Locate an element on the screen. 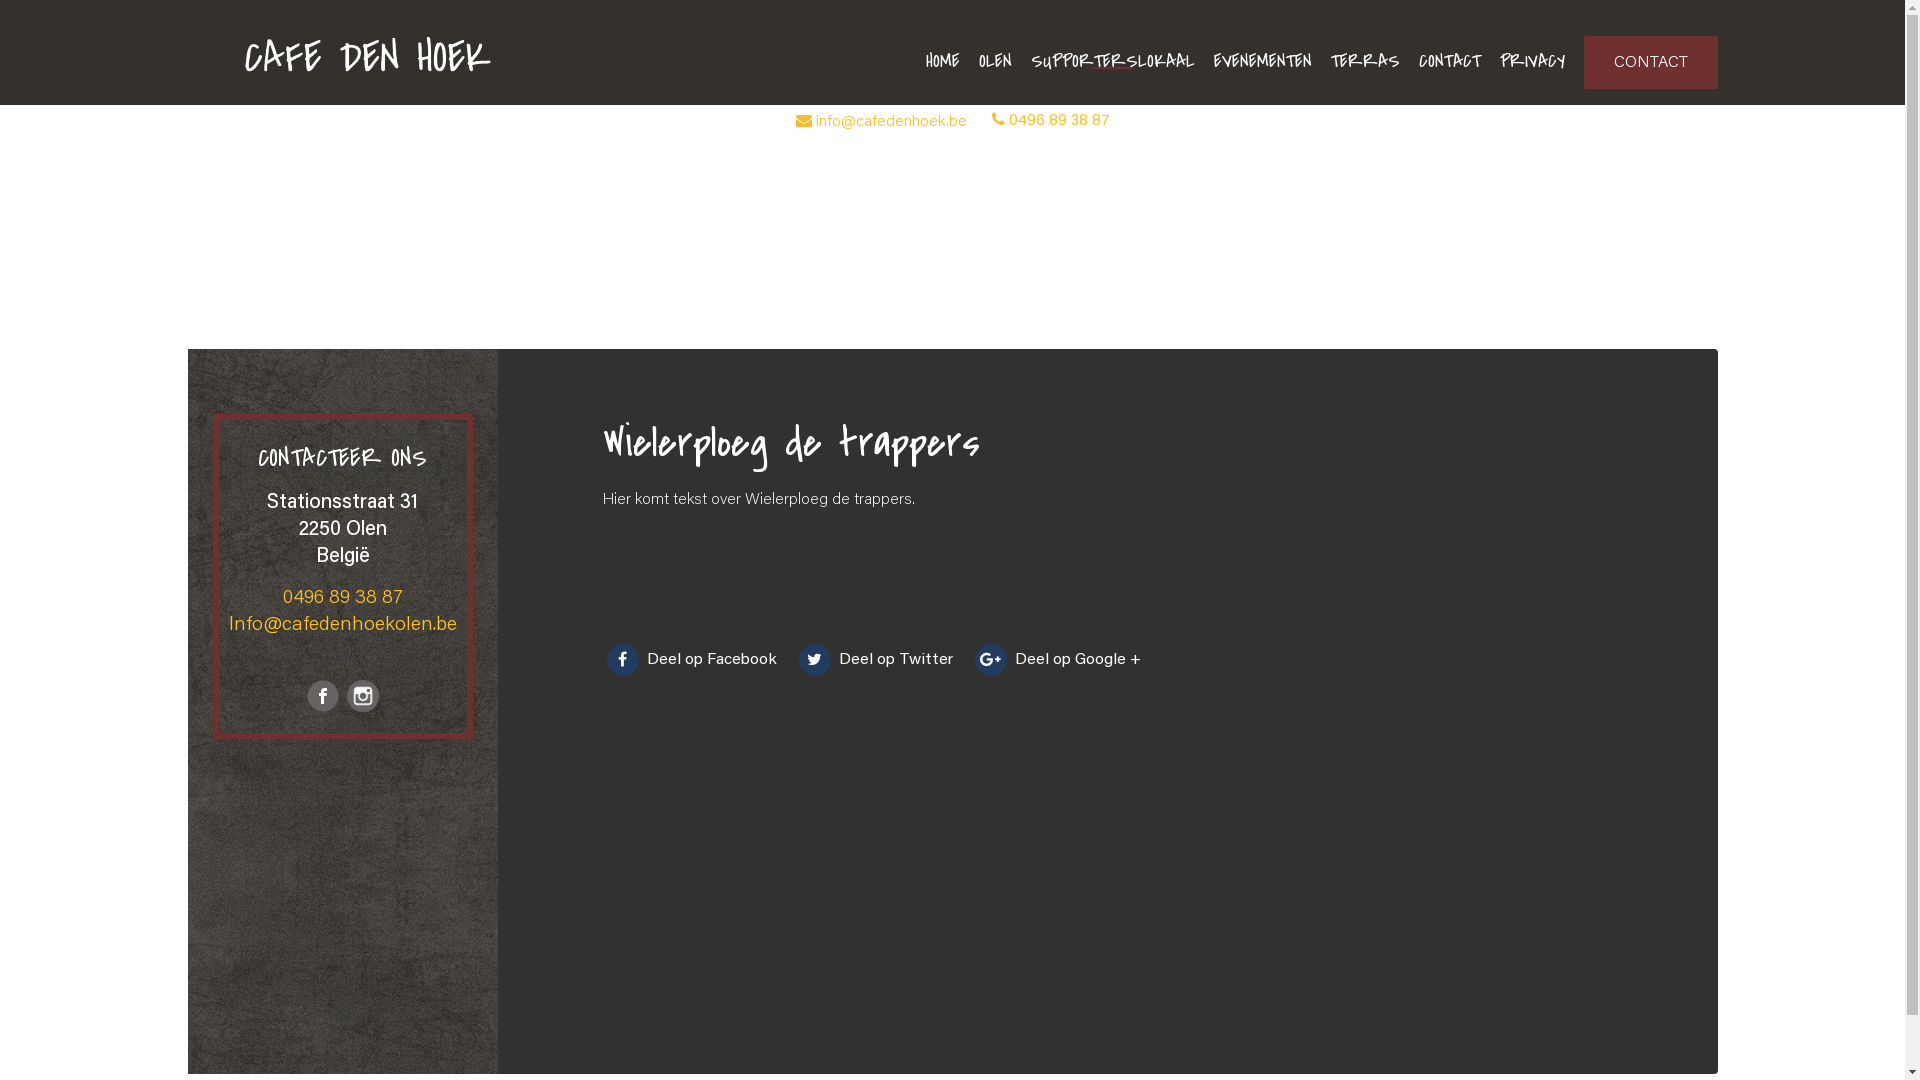  'PRIVACY' is located at coordinates (1531, 60).